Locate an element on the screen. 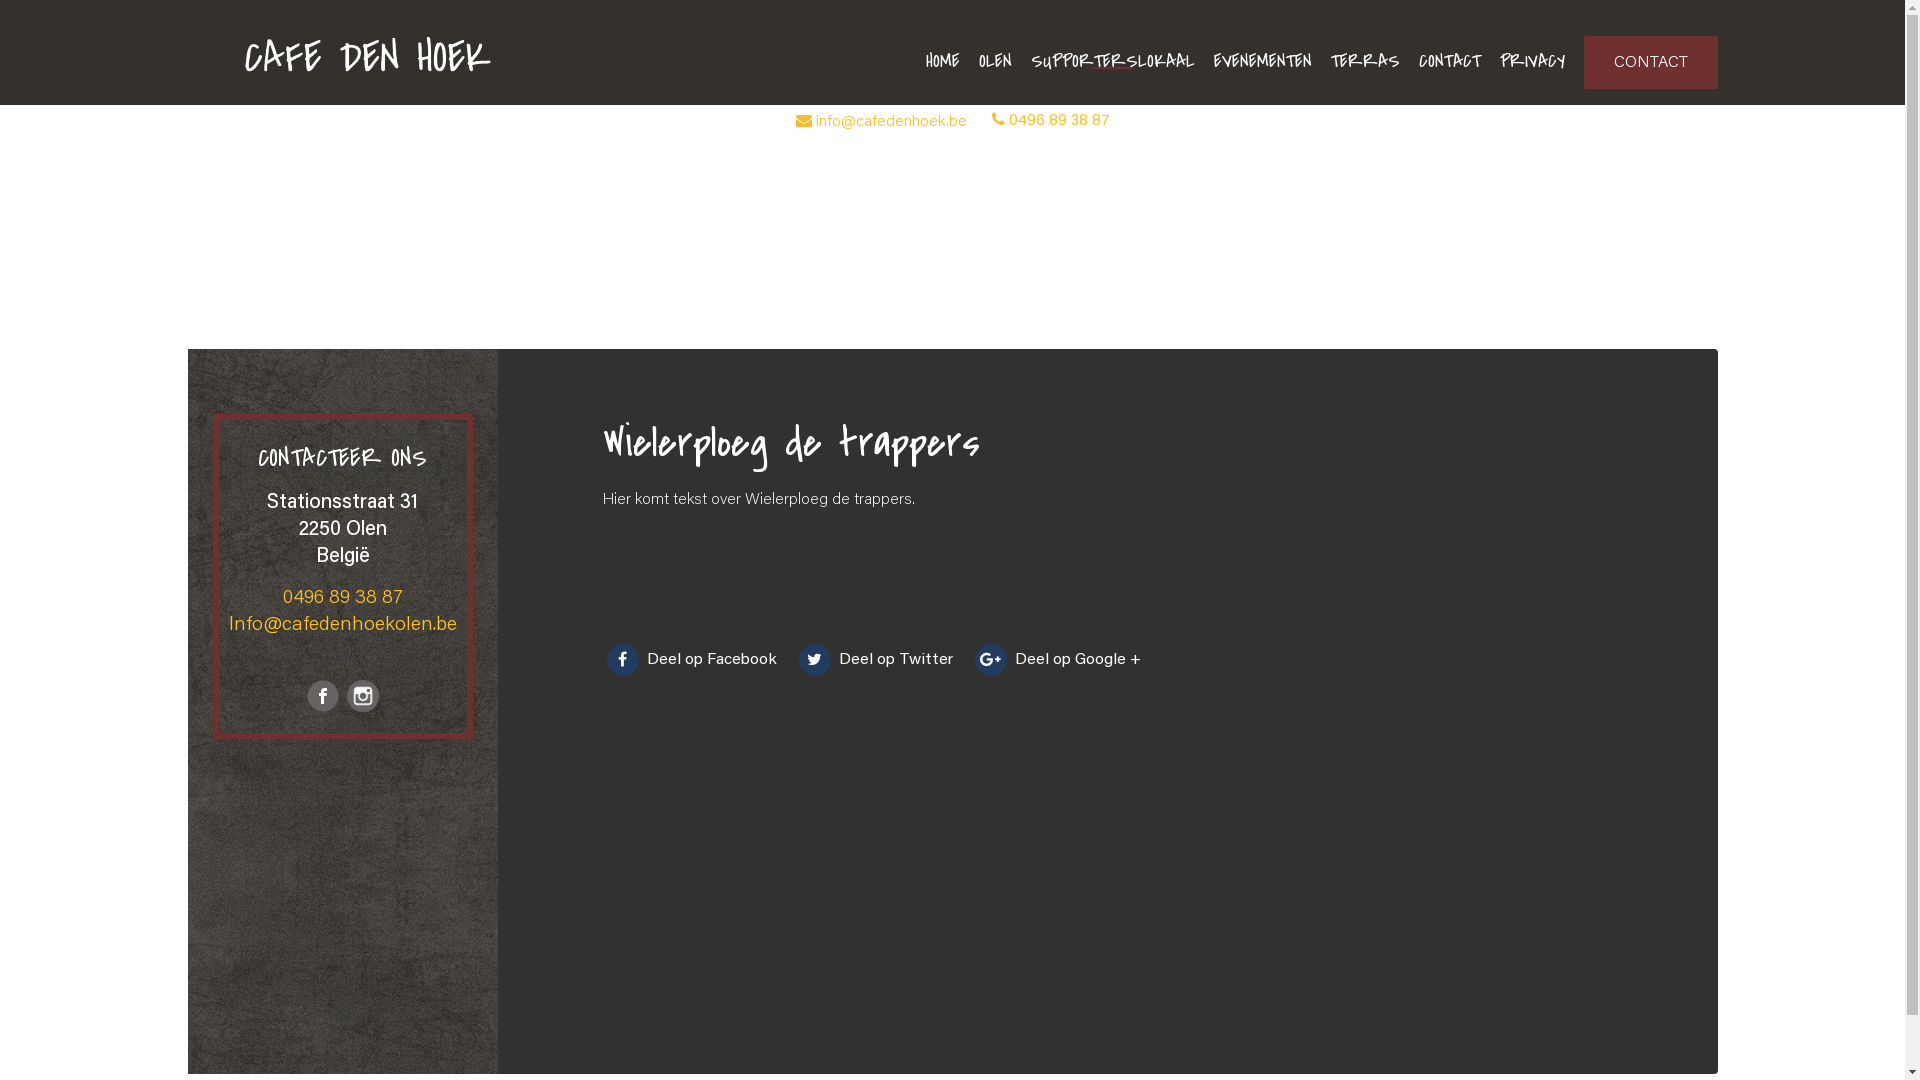  'PRIVACY' is located at coordinates (1531, 60).